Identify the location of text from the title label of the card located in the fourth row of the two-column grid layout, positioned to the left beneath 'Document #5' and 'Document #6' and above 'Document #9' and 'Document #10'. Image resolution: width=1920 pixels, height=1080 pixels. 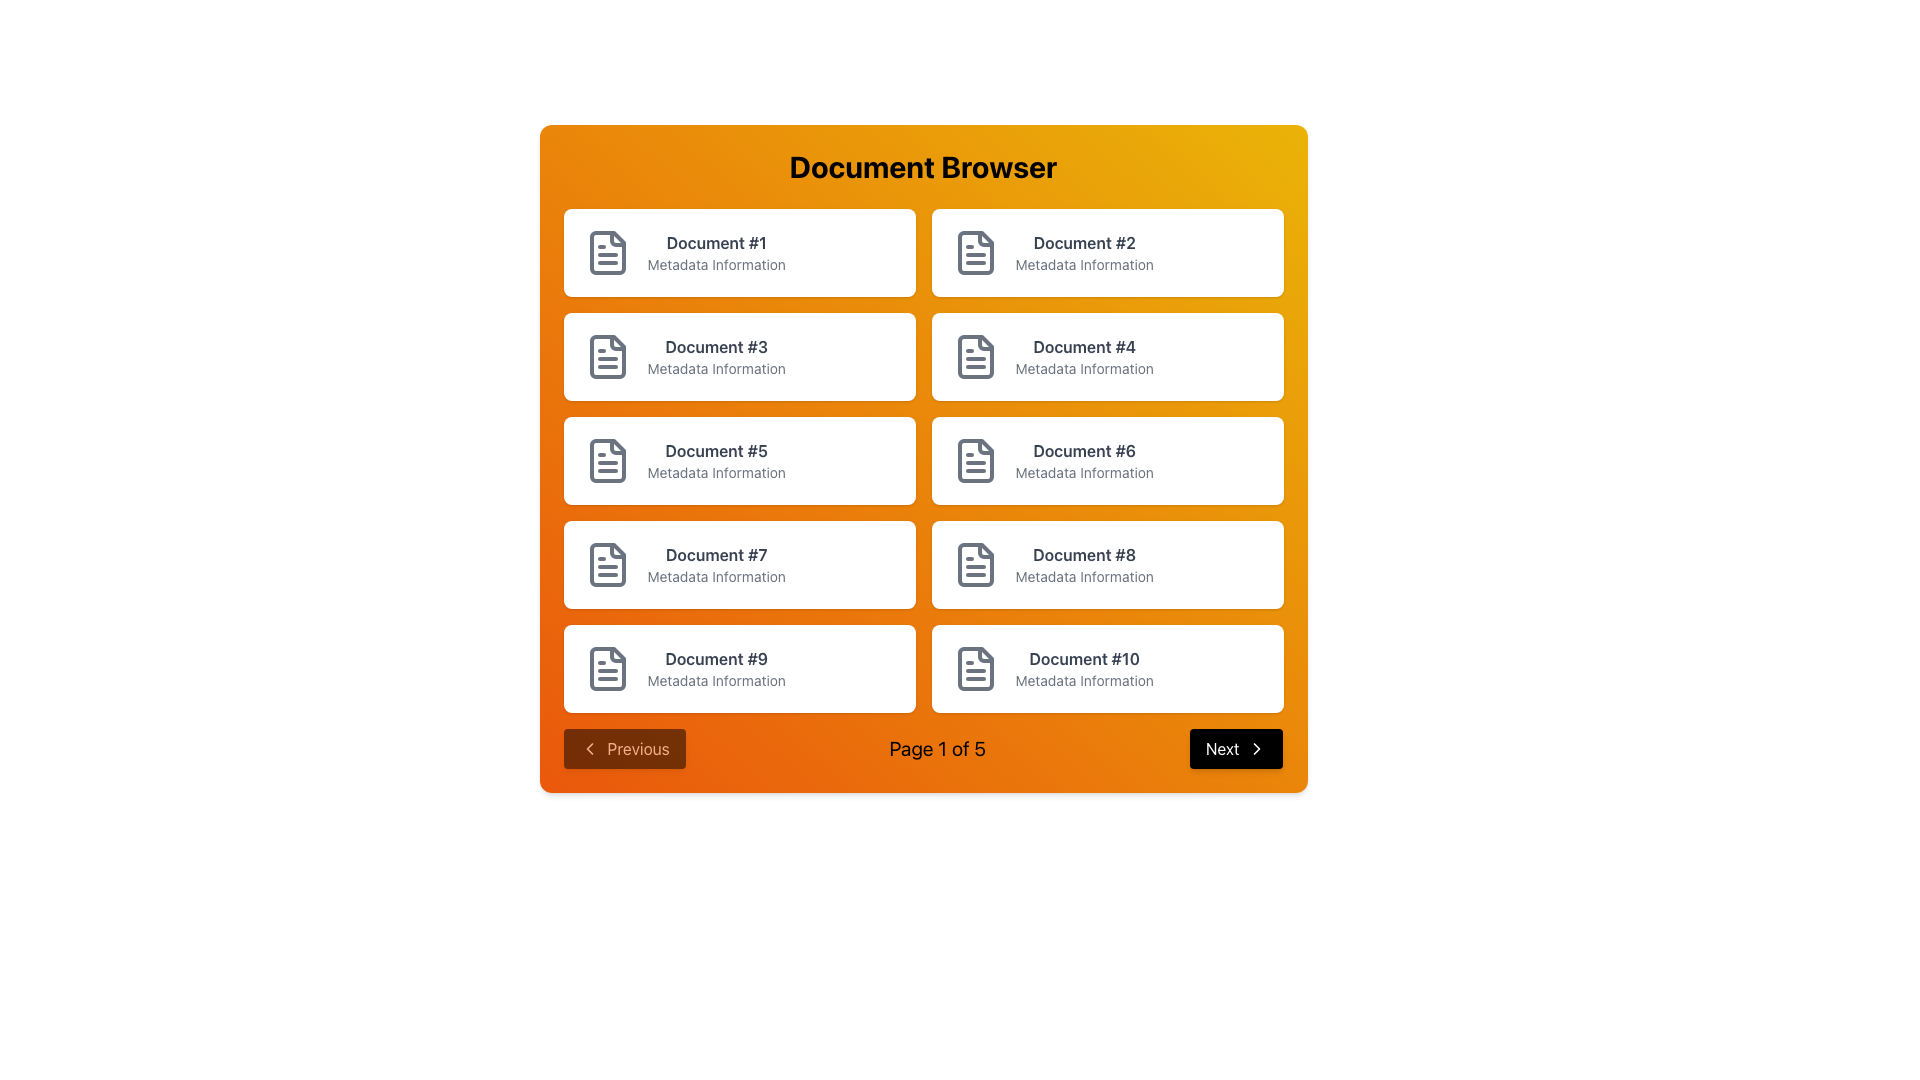
(716, 555).